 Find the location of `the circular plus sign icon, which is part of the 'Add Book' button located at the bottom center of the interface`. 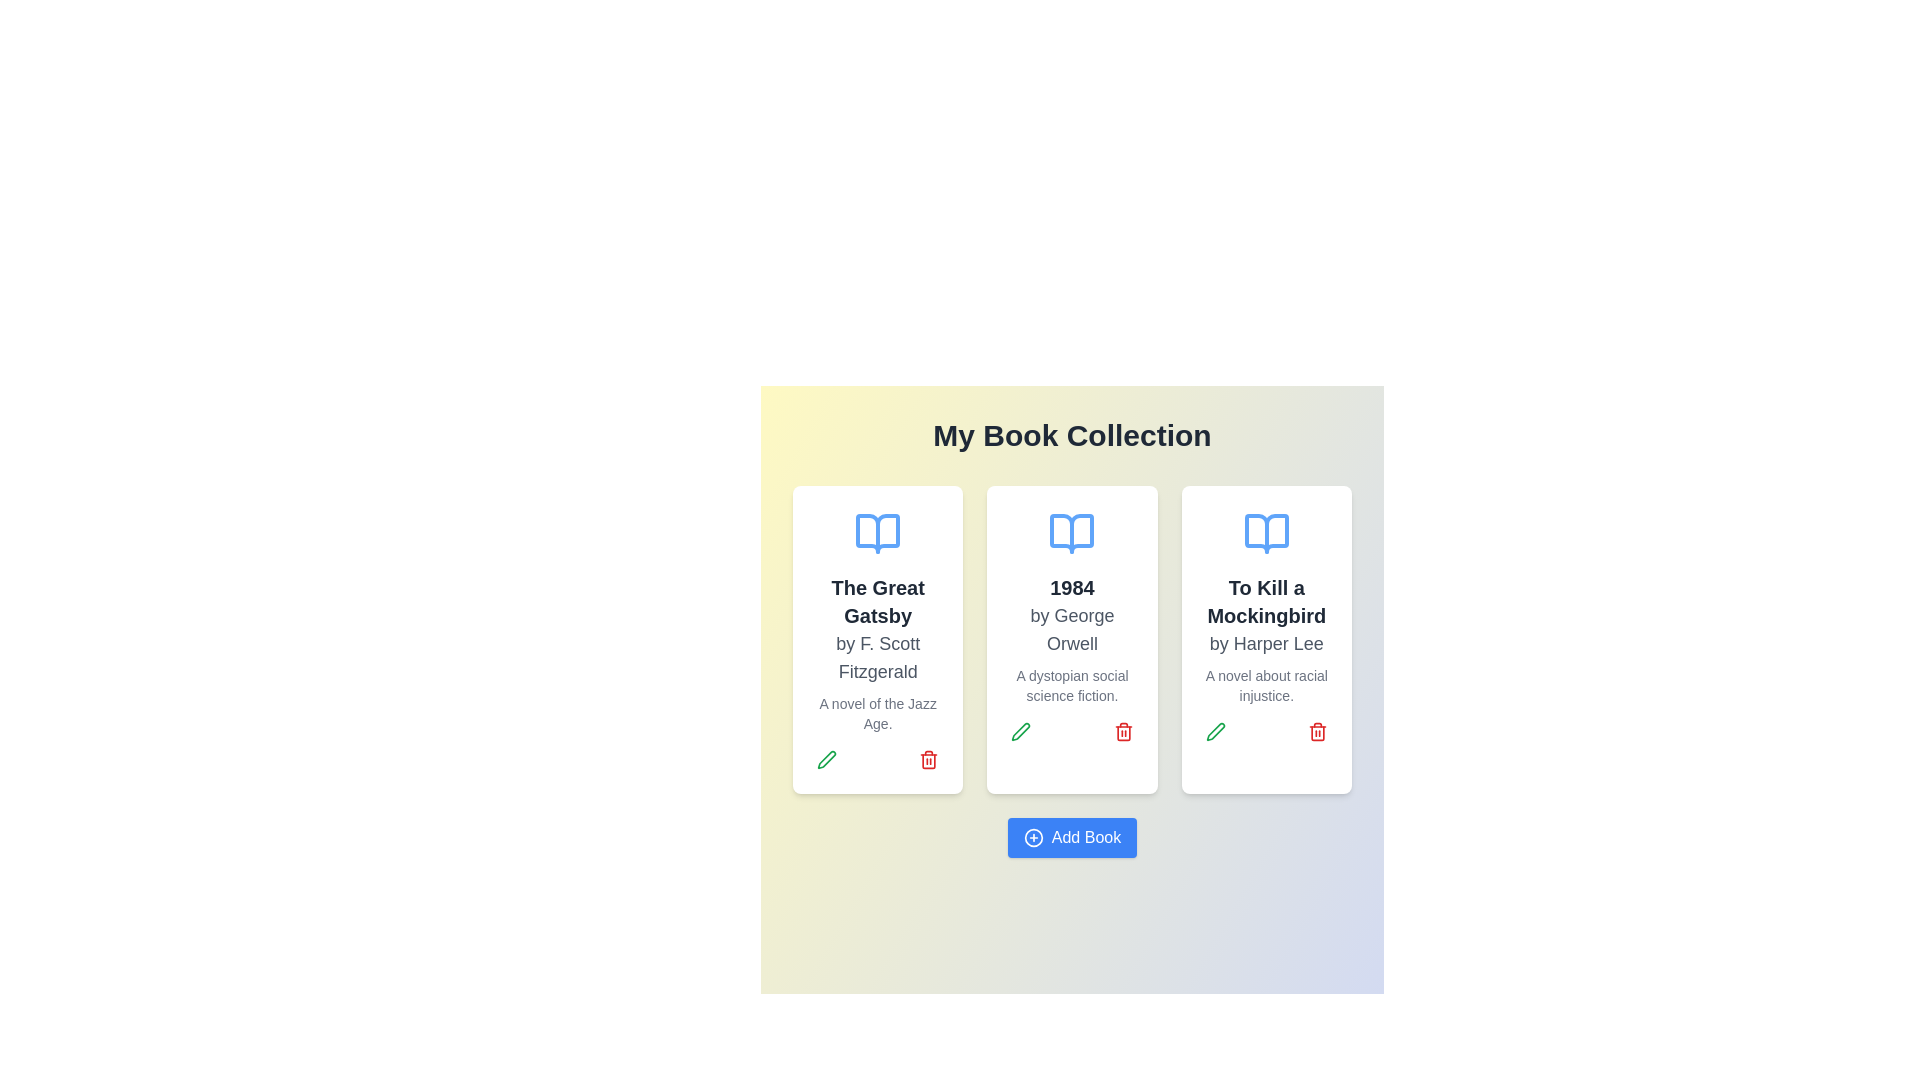

the circular plus sign icon, which is part of the 'Add Book' button located at the bottom center of the interface is located at coordinates (1033, 837).